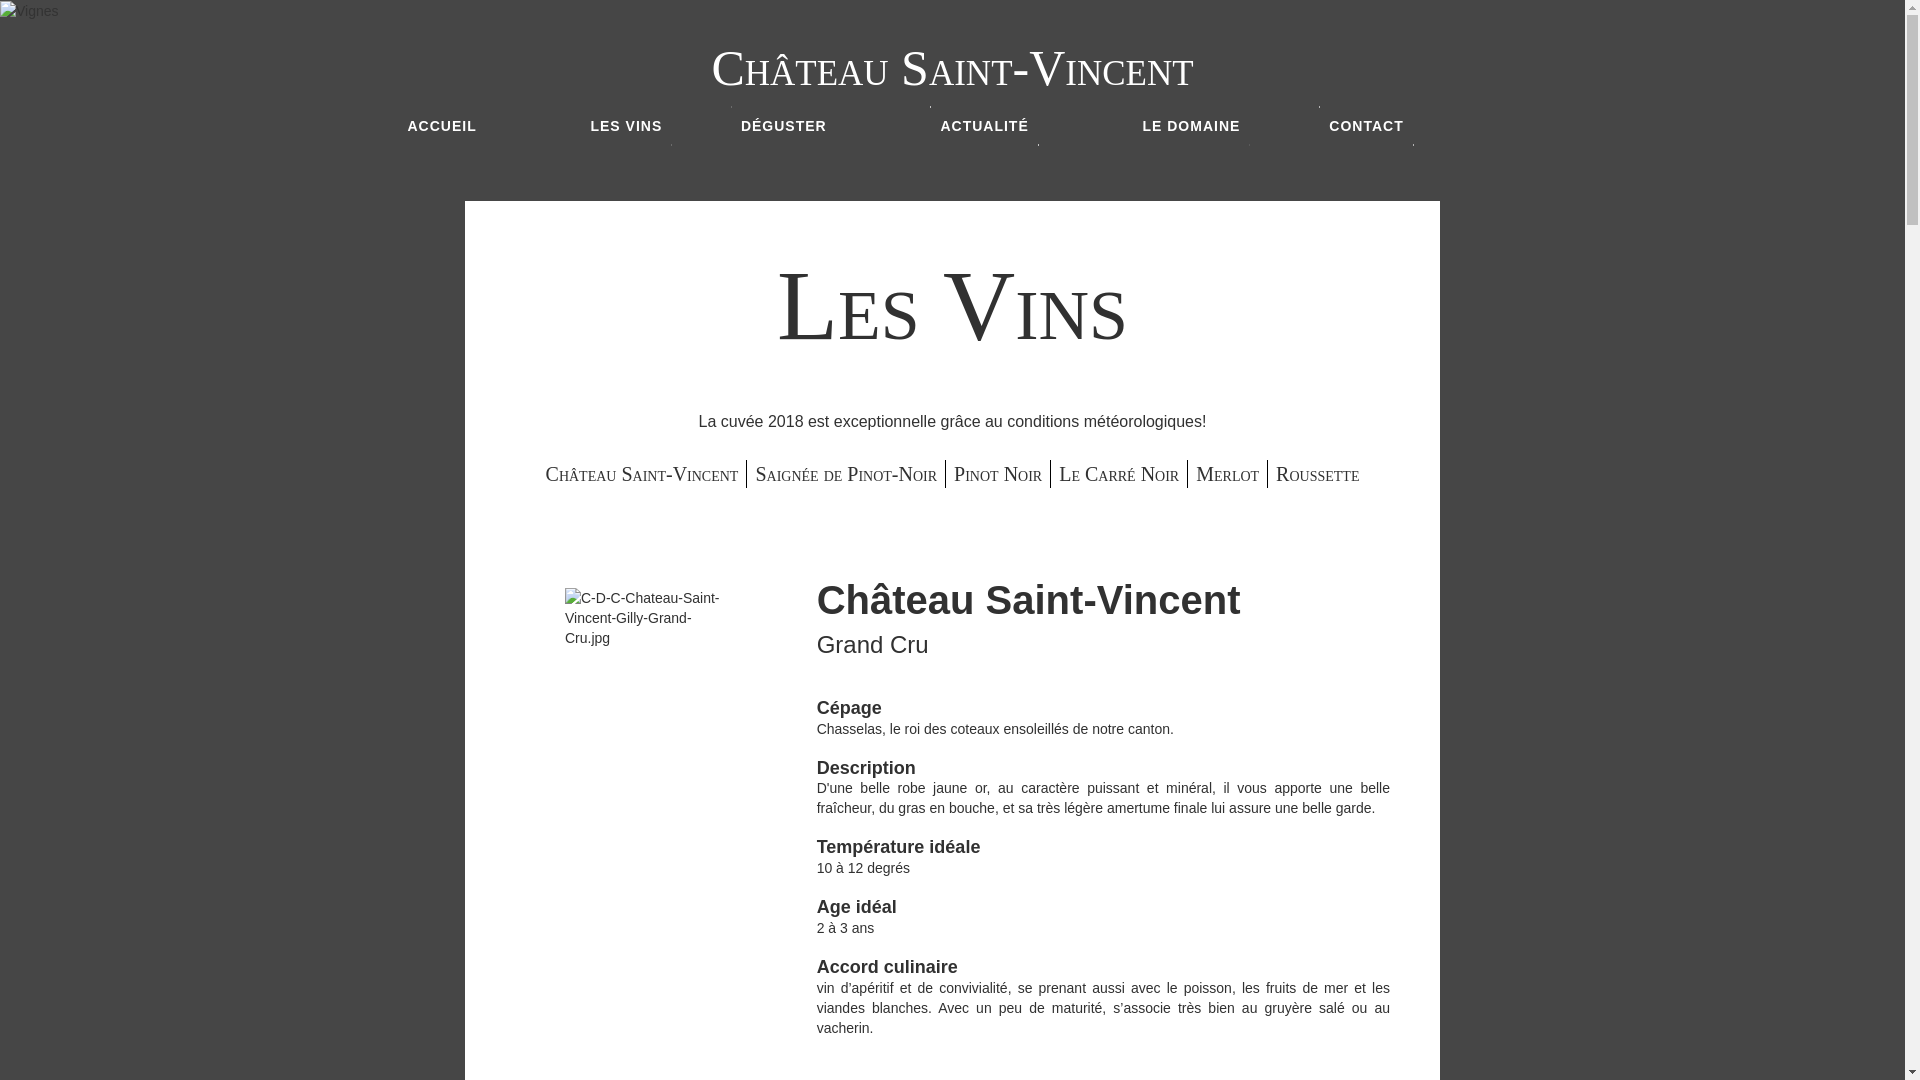  I want to click on 'LES VINS', so click(579, 126).